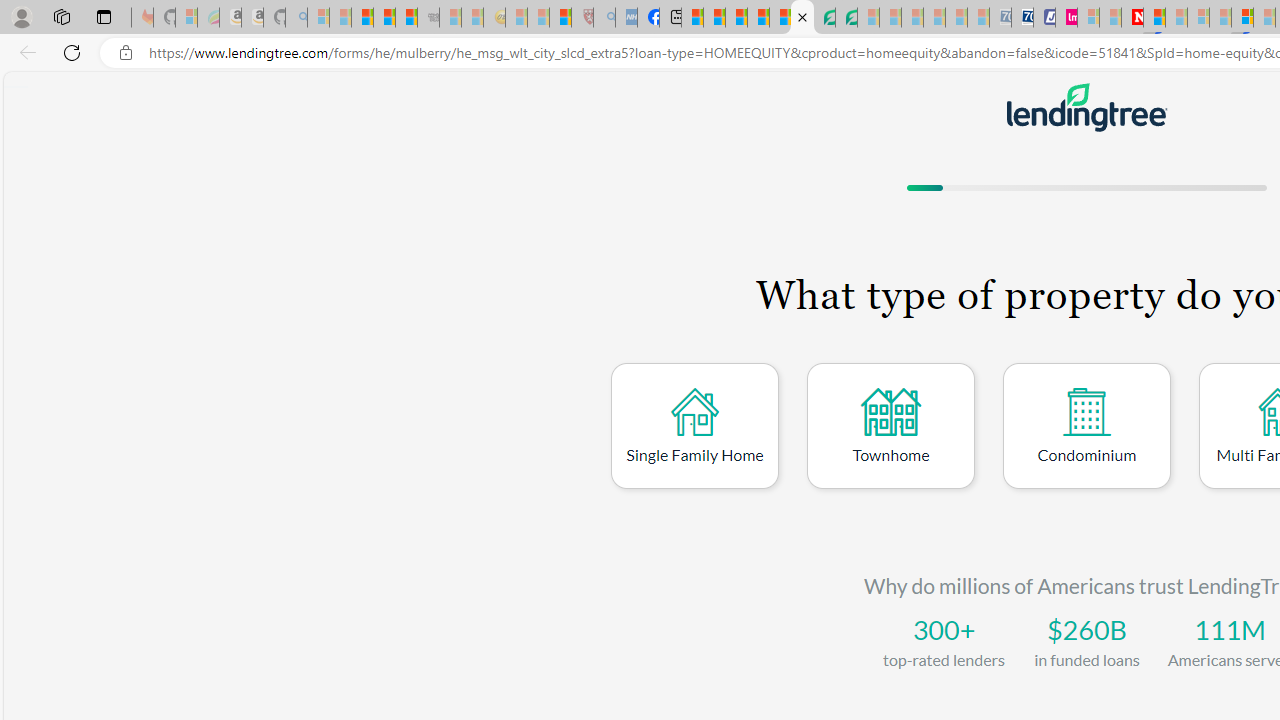 Image resolution: width=1280 pixels, height=720 pixels. I want to click on 'Local - MSN', so click(560, 17).